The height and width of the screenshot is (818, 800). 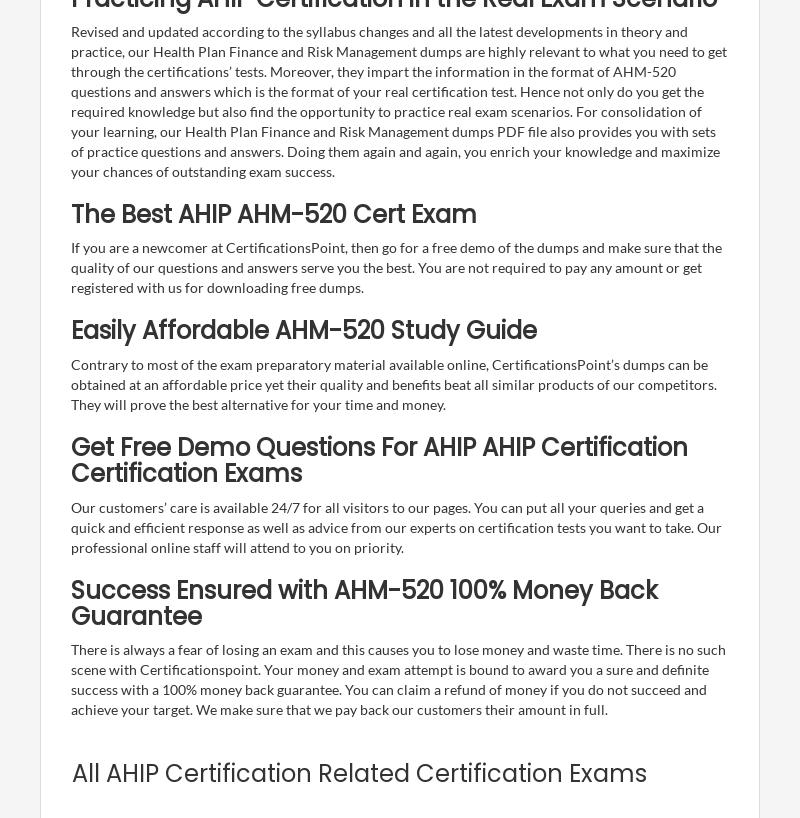 I want to click on 'Easily Affordable AHM-520 Study Guide', so click(x=303, y=329).